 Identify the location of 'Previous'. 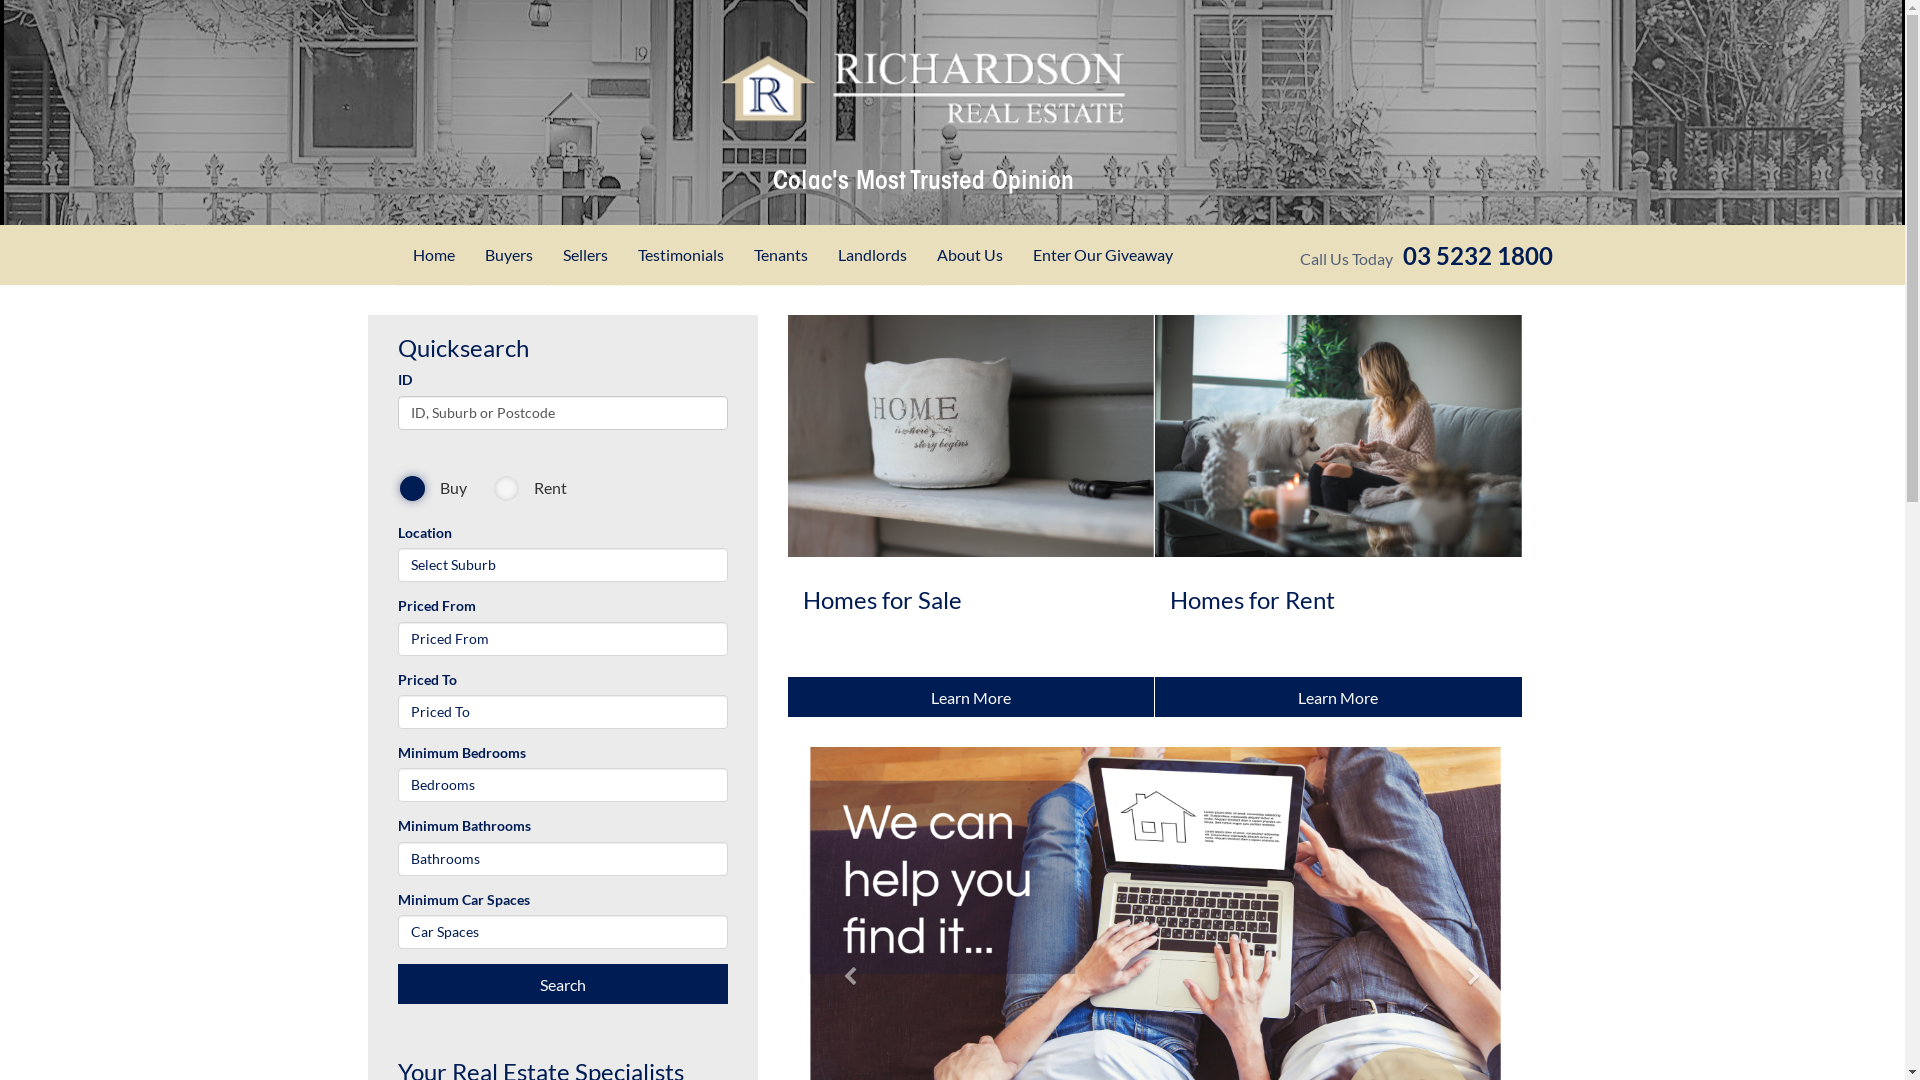
(843, 868).